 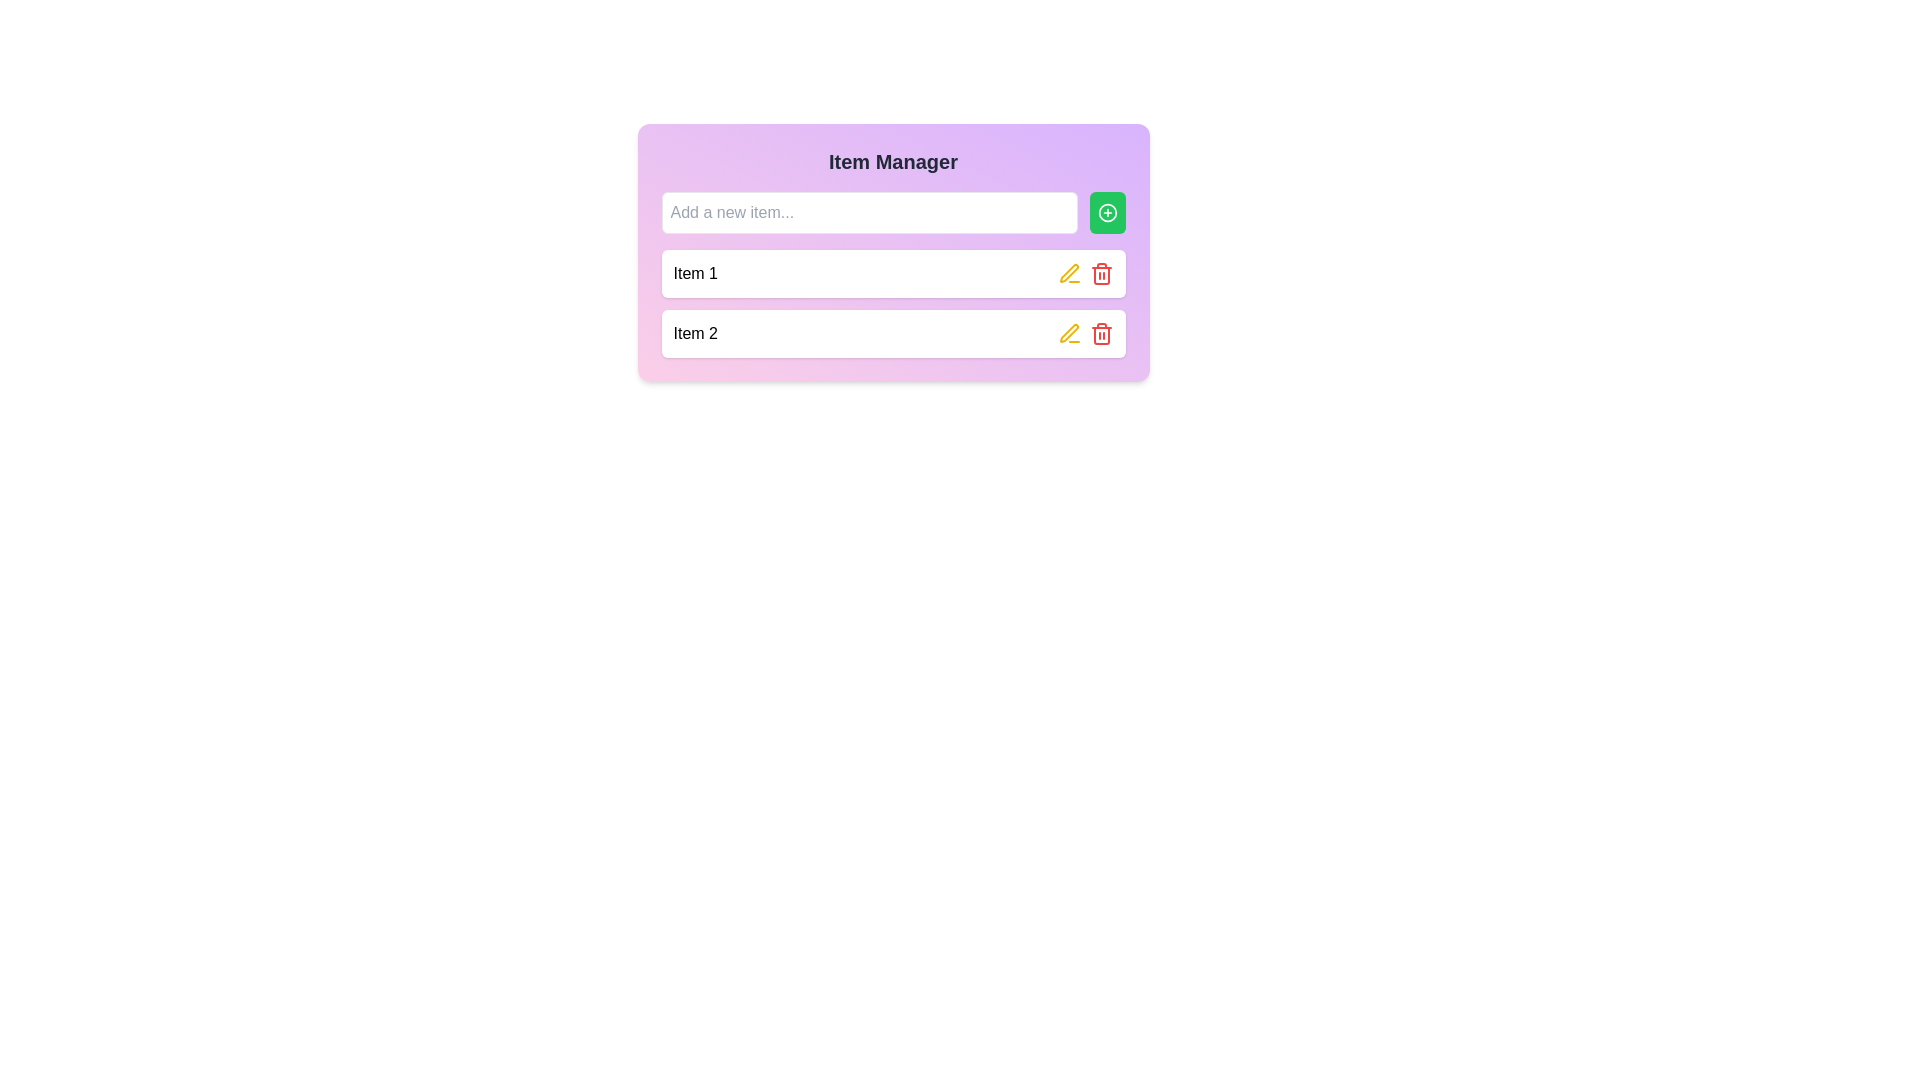 What do you see at coordinates (1100, 333) in the screenshot?
I see `the red trash bin icon button located at the far-right of the second-row item in the list` at bounding box center [1100, 333].